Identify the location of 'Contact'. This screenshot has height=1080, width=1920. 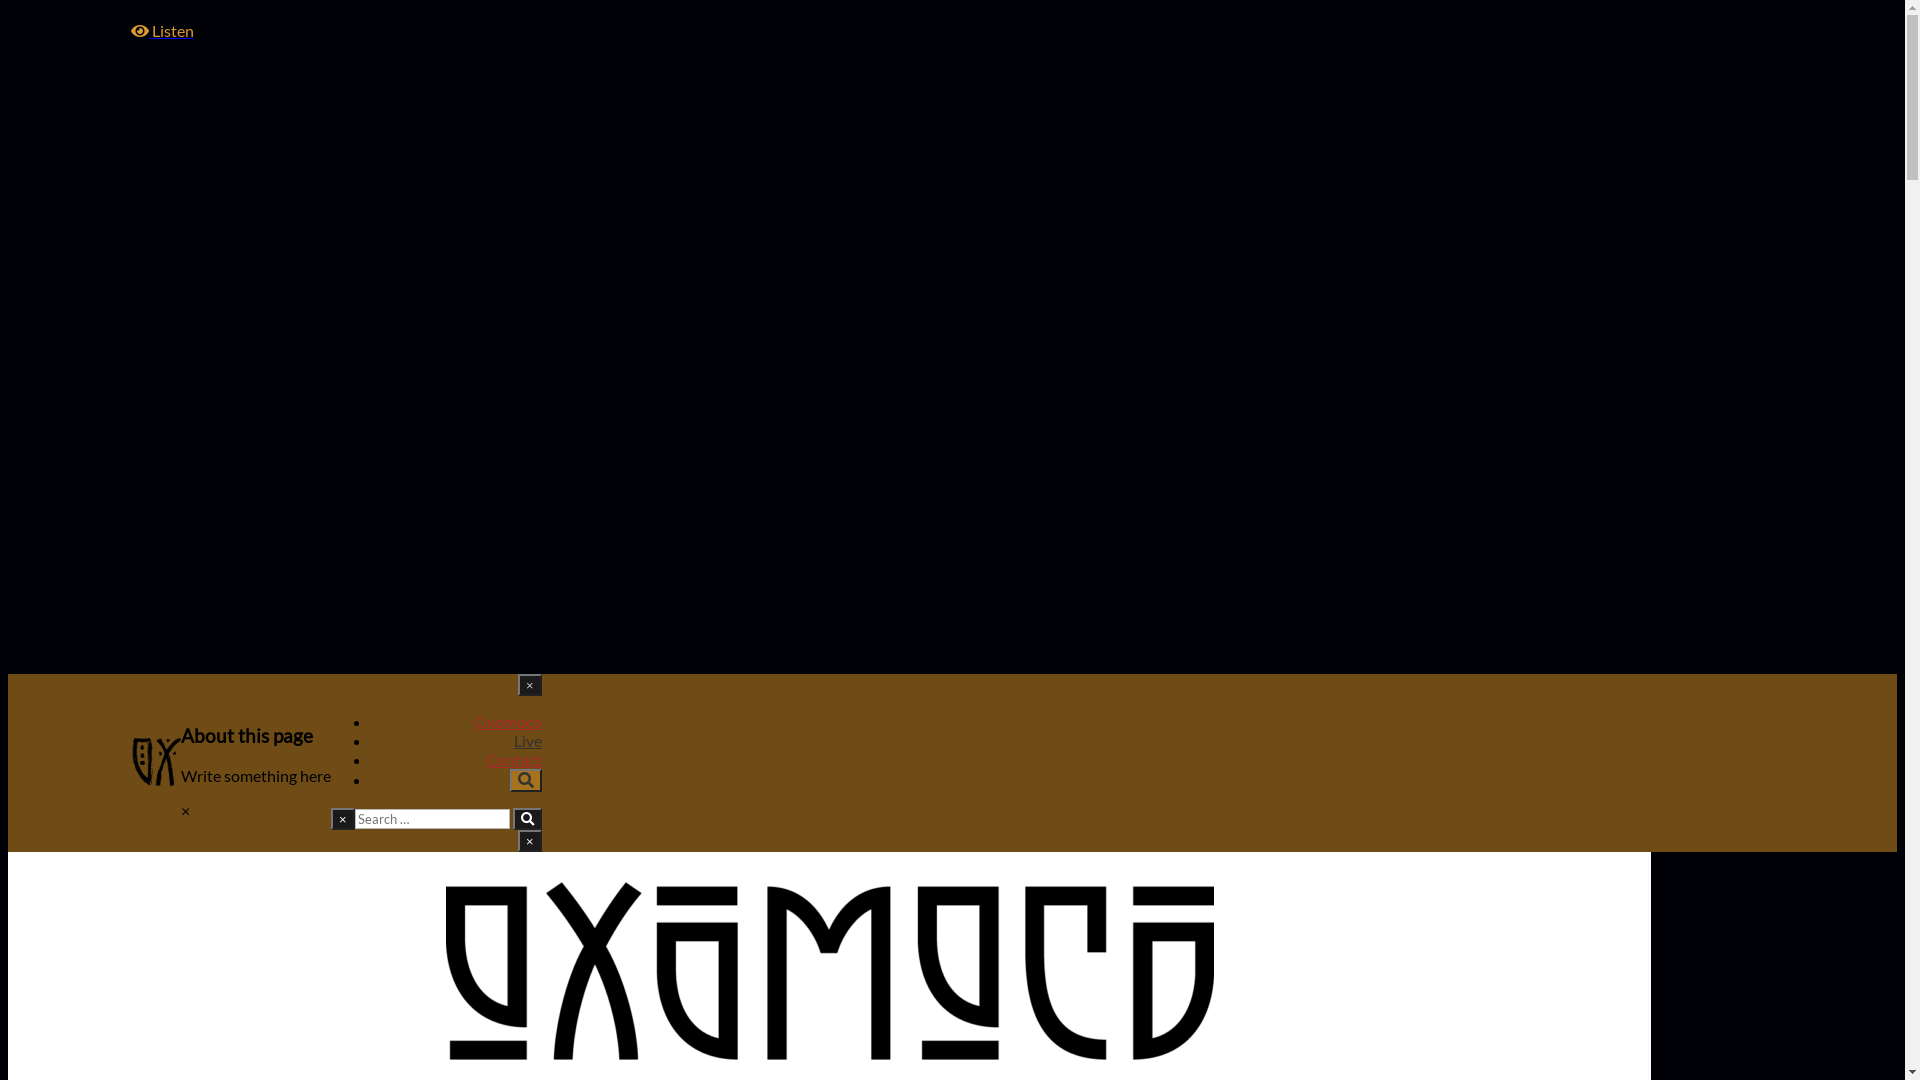
(513, 759).